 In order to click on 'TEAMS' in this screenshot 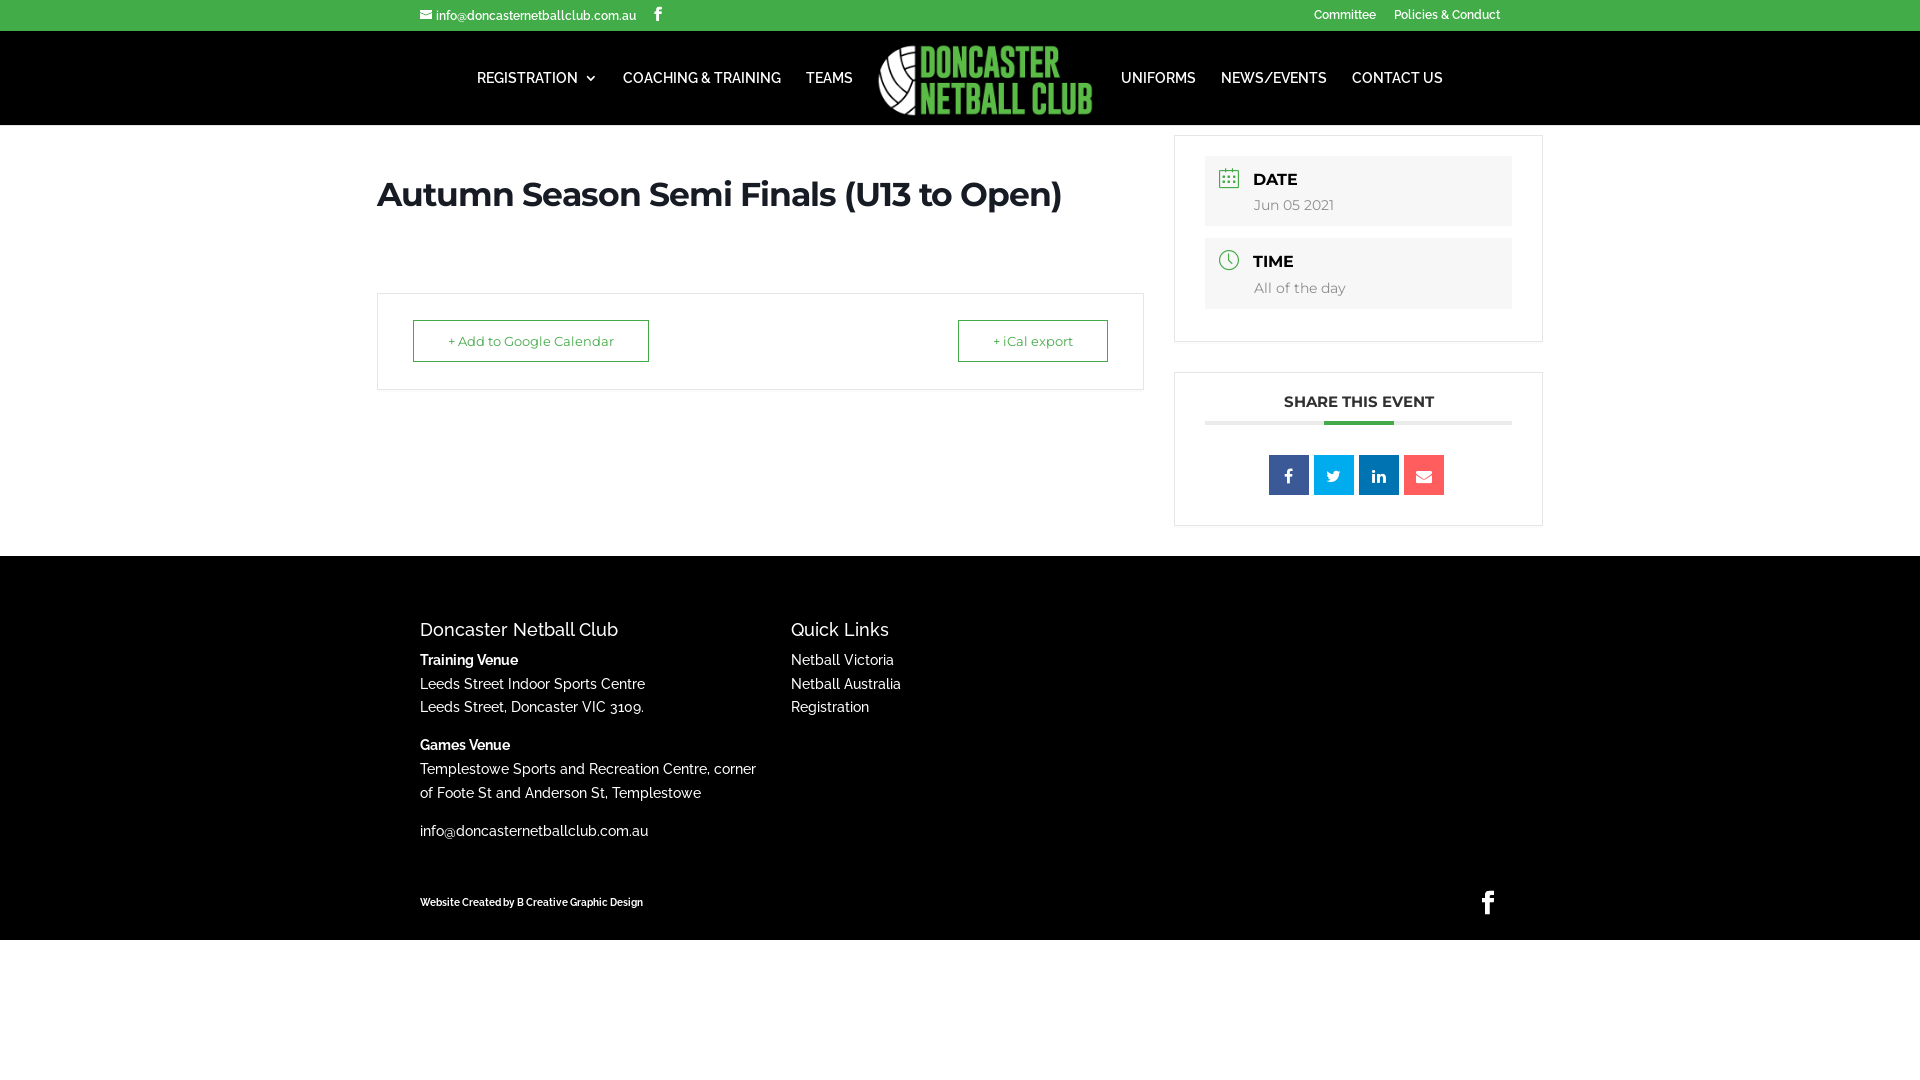, I will do `click(829, 97)`.